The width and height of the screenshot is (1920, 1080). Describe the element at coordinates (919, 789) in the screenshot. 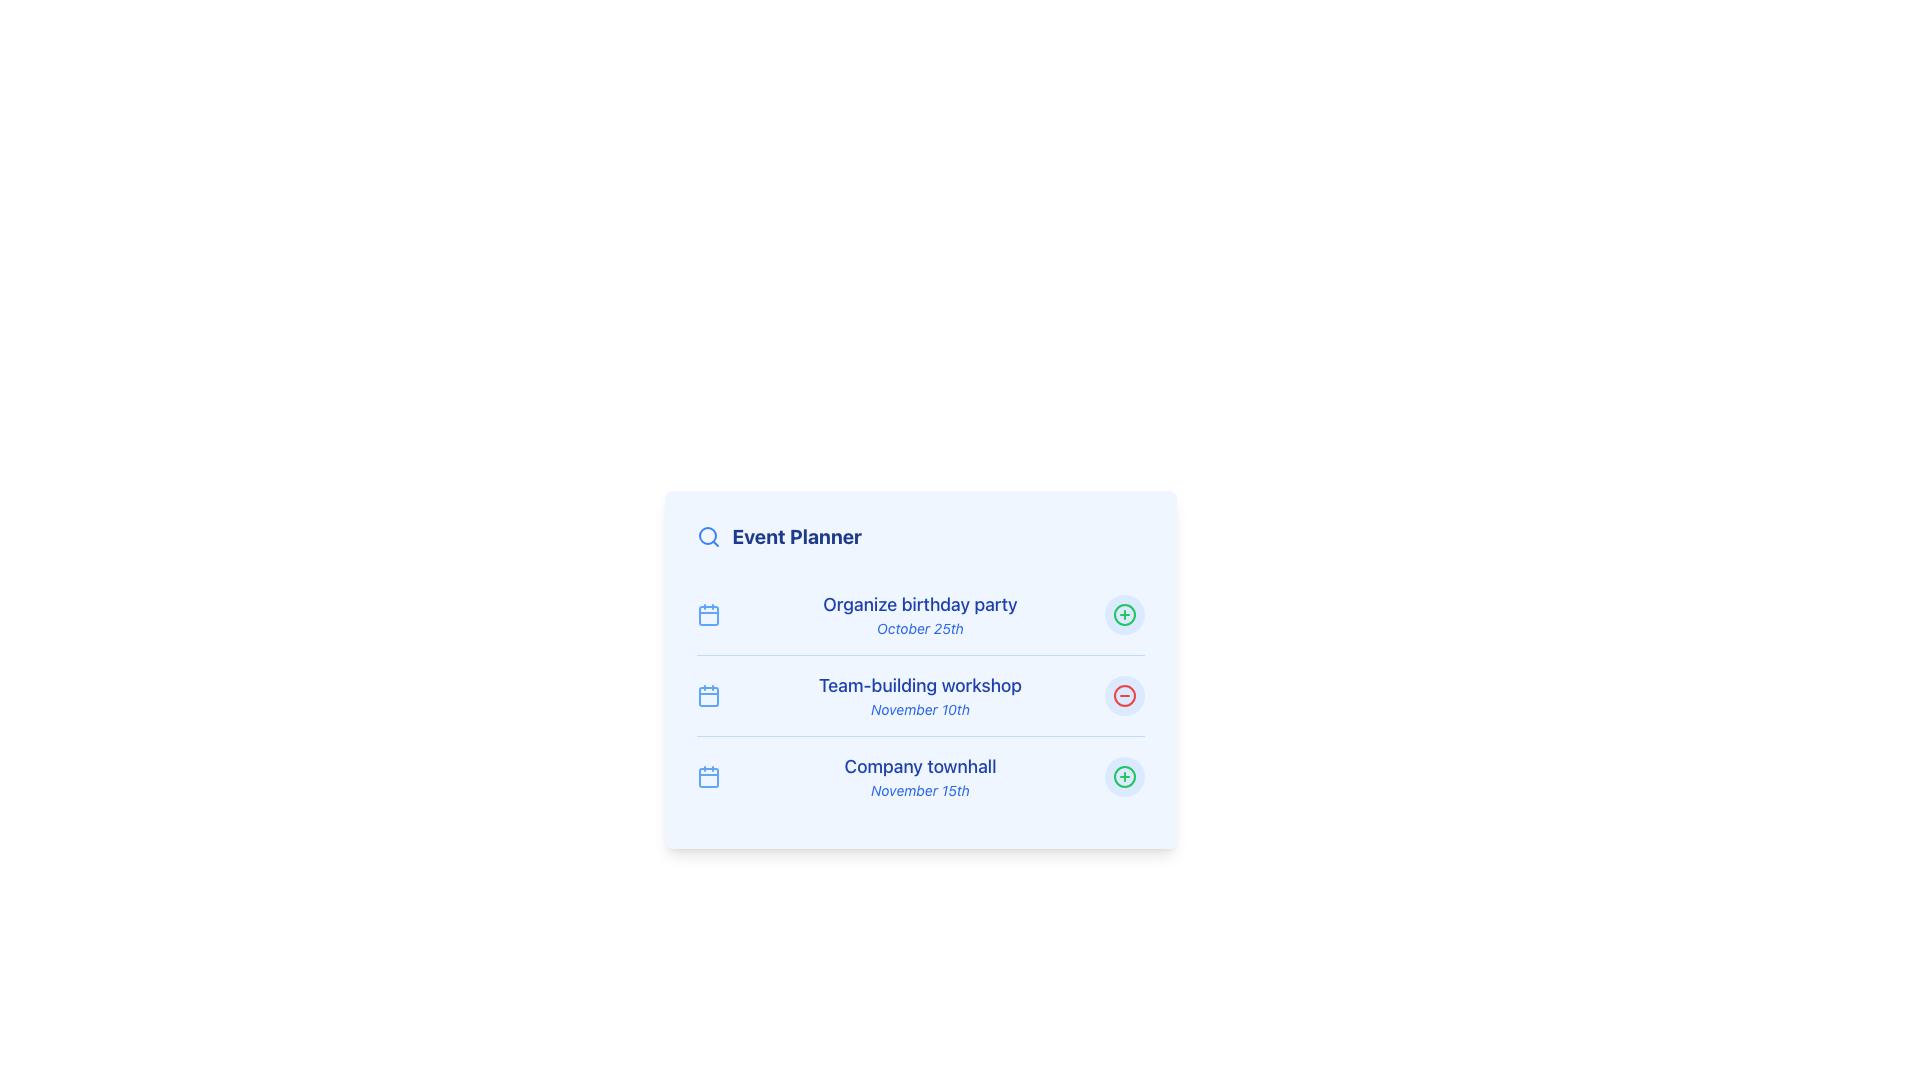

I see `the static text label displaying 'November 15th' which is styled in a small italic font and colored blue, located directly below the title 'Company townhall' in the event planner interface` at that location.